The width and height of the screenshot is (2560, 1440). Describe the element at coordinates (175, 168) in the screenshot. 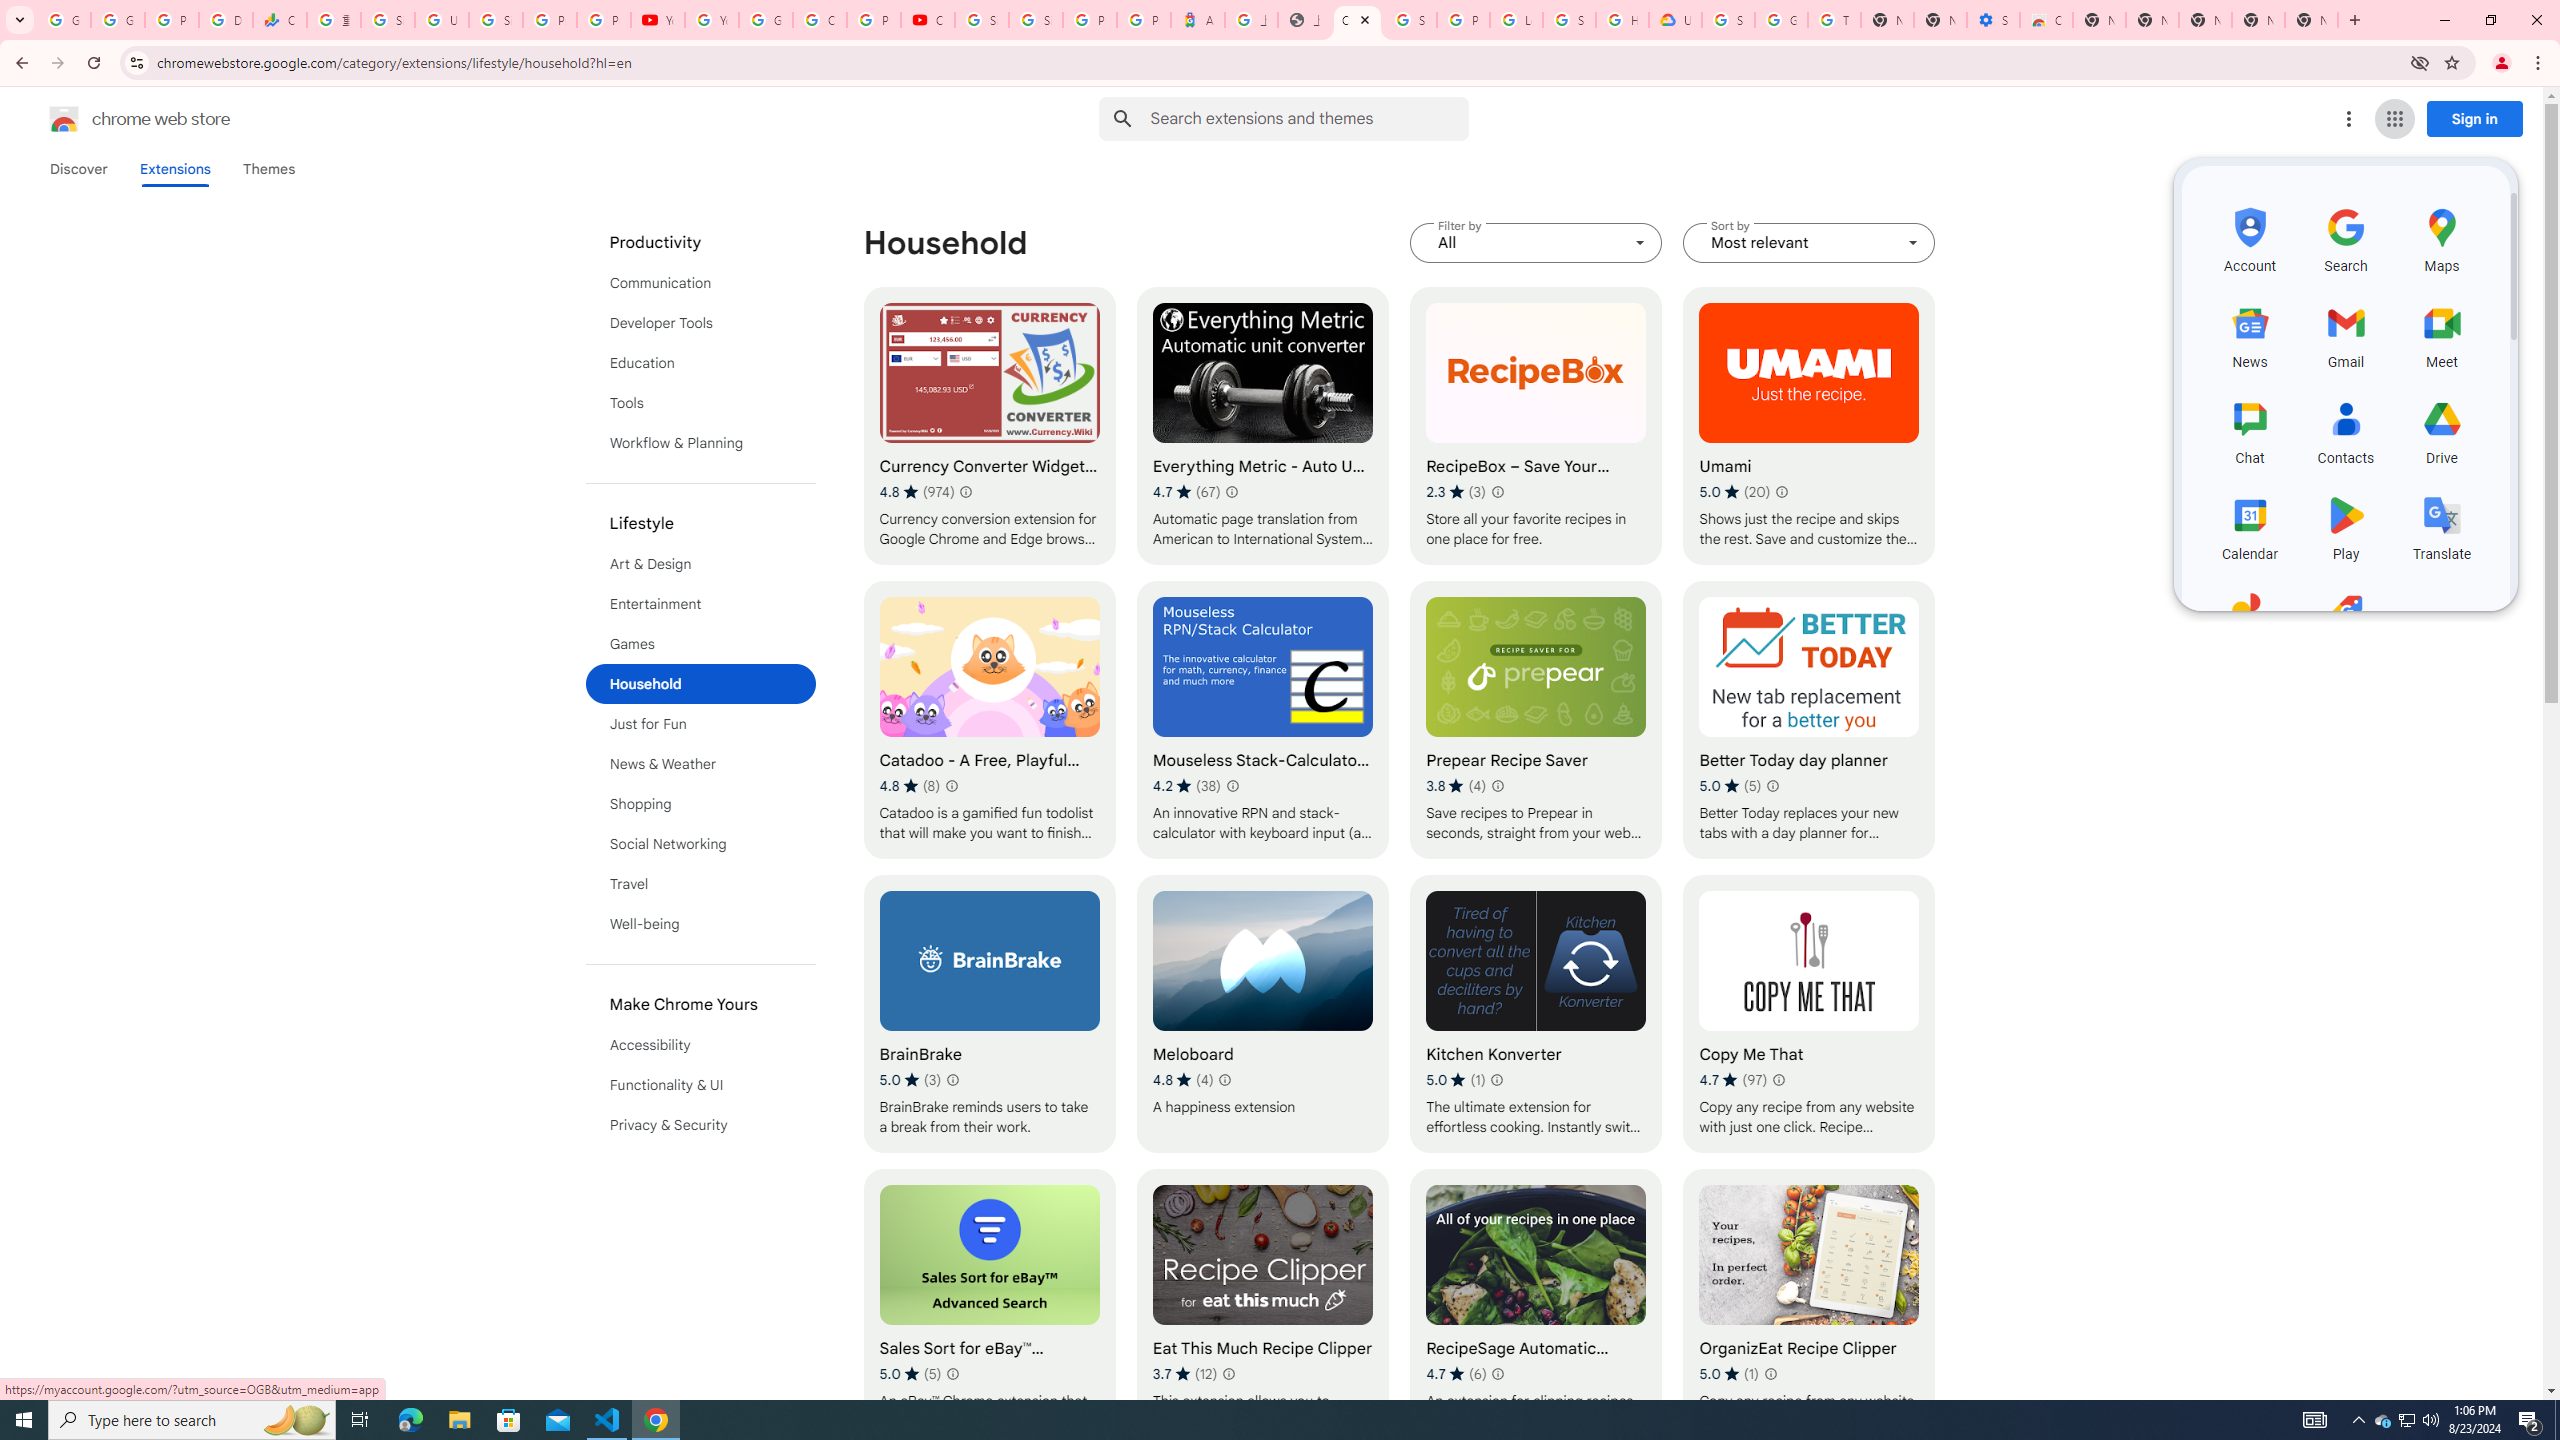

I see `'Extensions'` at that location.